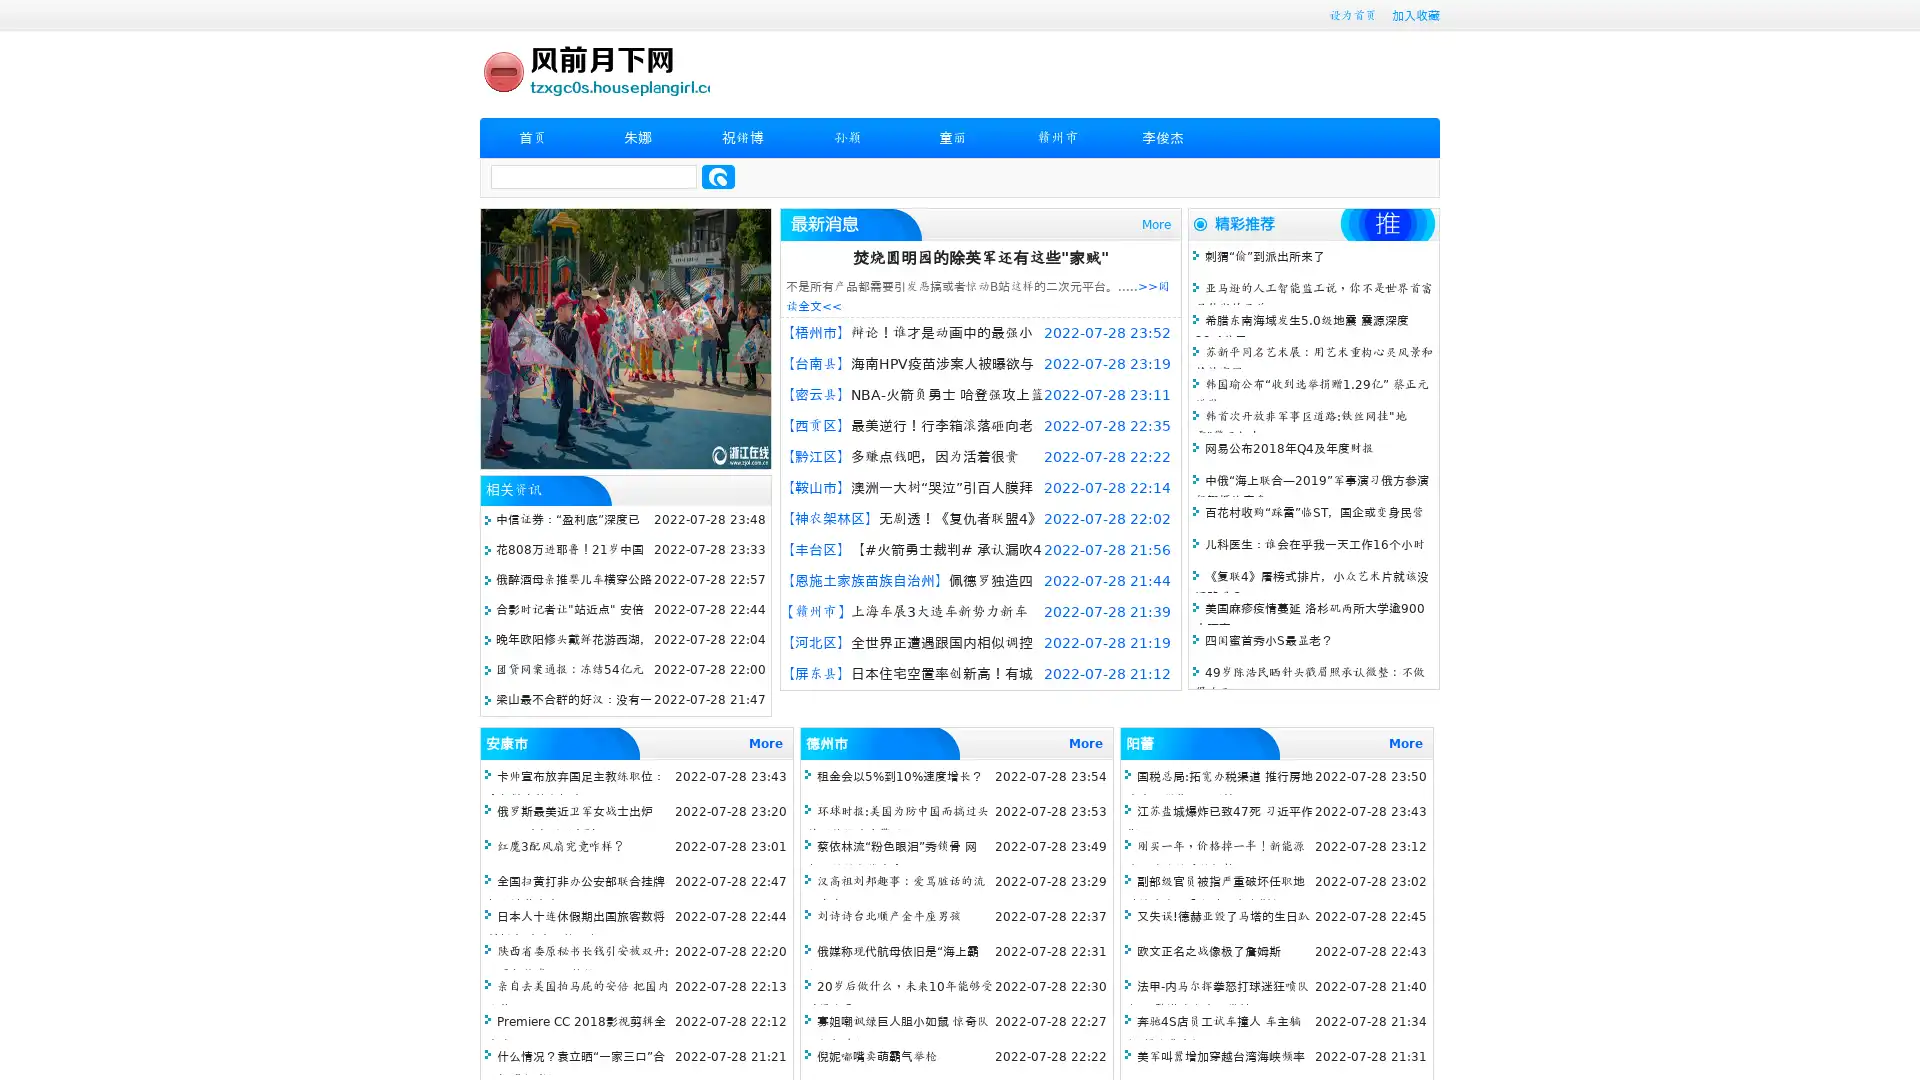 Image resolution: width=1920 pixels, height=1080 pixels. Describe the element at coordinates (718, 176) in the screenshot. I see `Search` at that location.